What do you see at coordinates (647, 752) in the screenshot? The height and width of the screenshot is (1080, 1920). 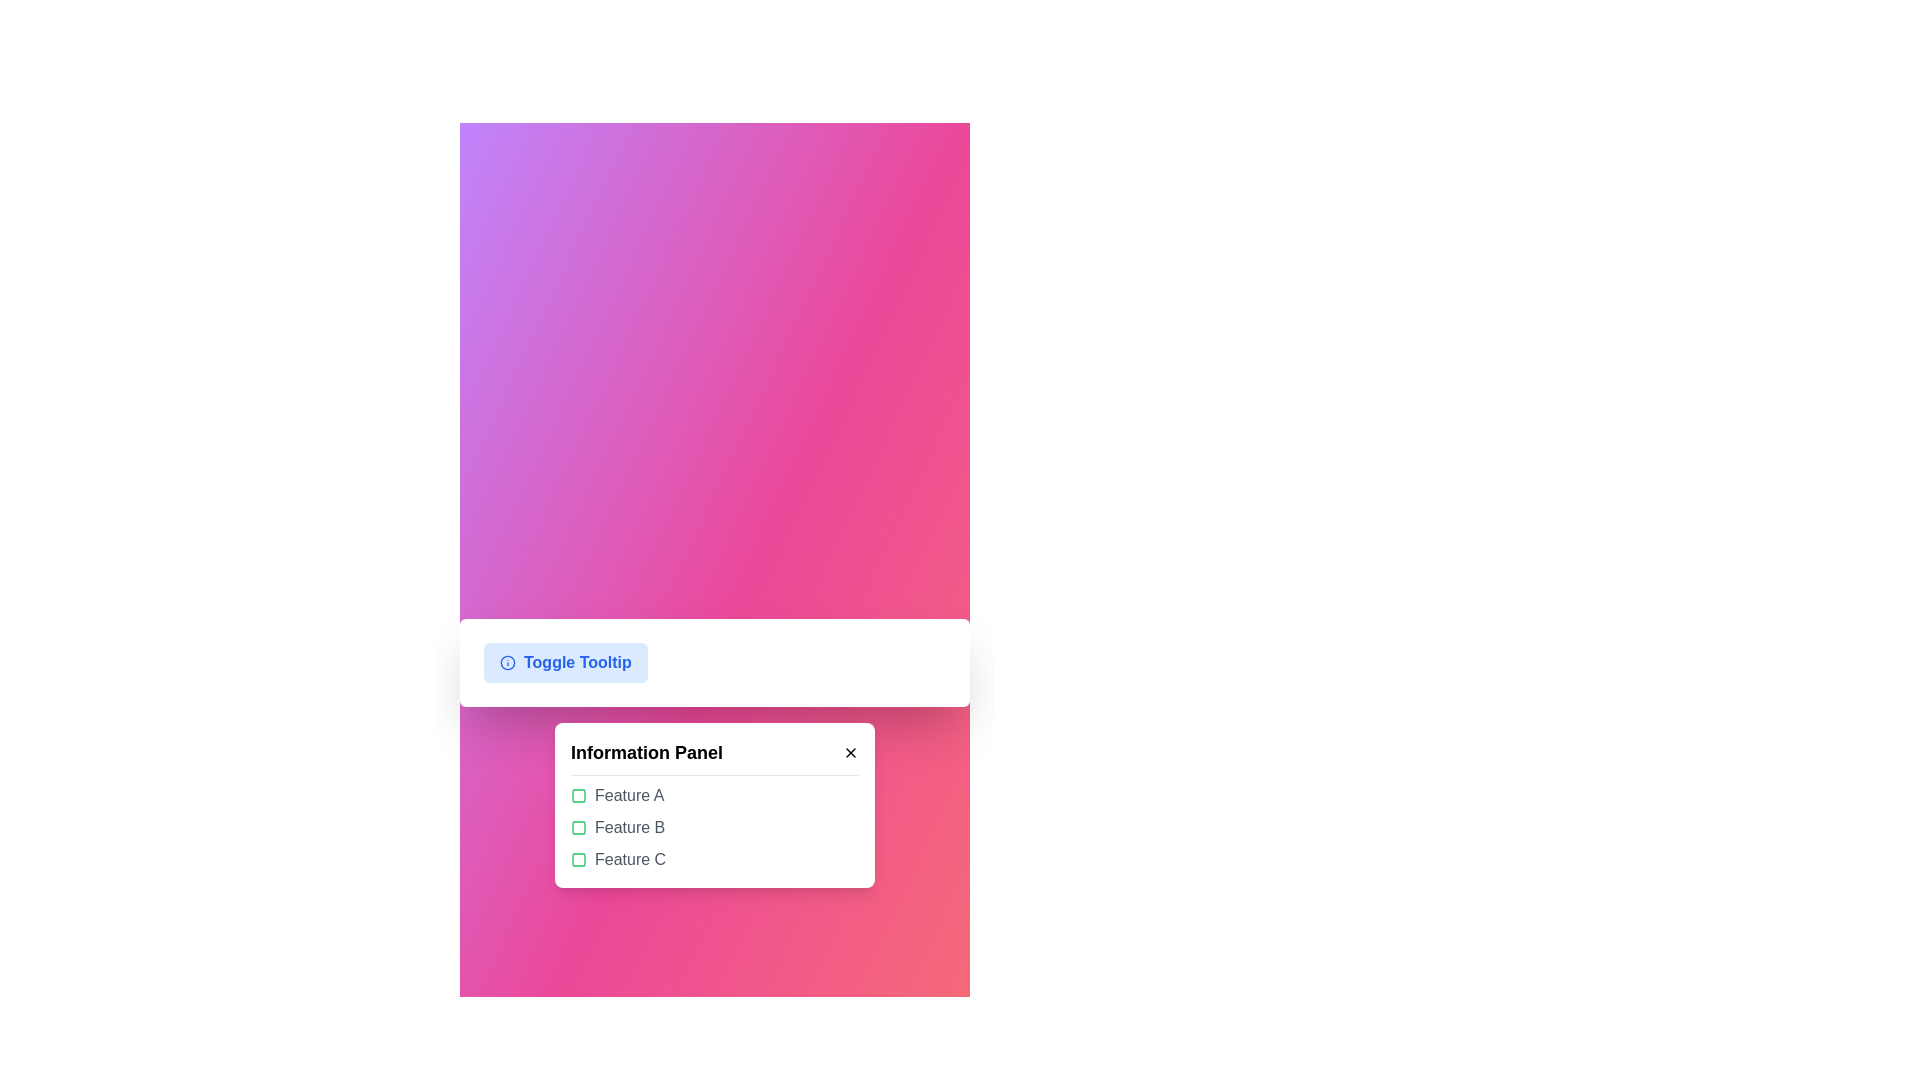 I see `the text label that serves as a title or heading for the panel` at bounding box center [647, 752].